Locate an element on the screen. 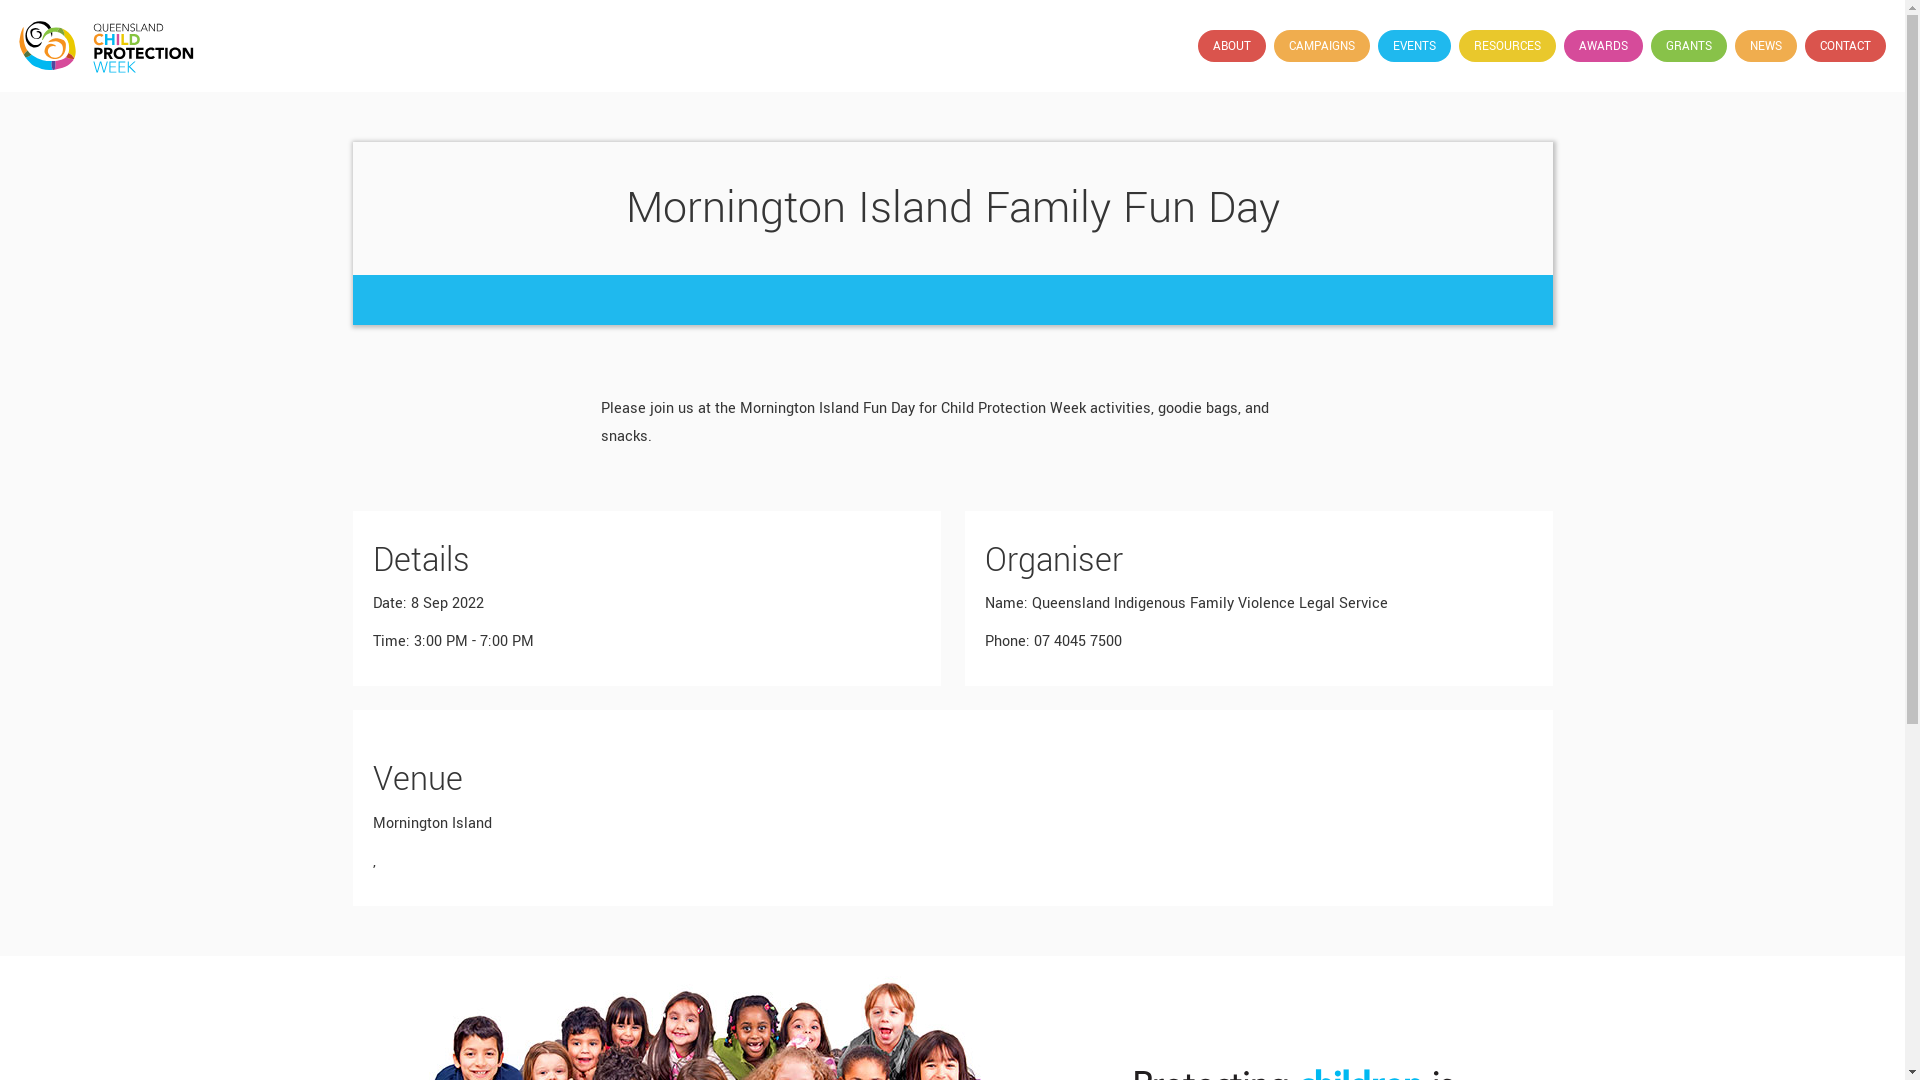 The image size is (1920, 1080). 'GRANTS' is located at coordinates (1688, 45).